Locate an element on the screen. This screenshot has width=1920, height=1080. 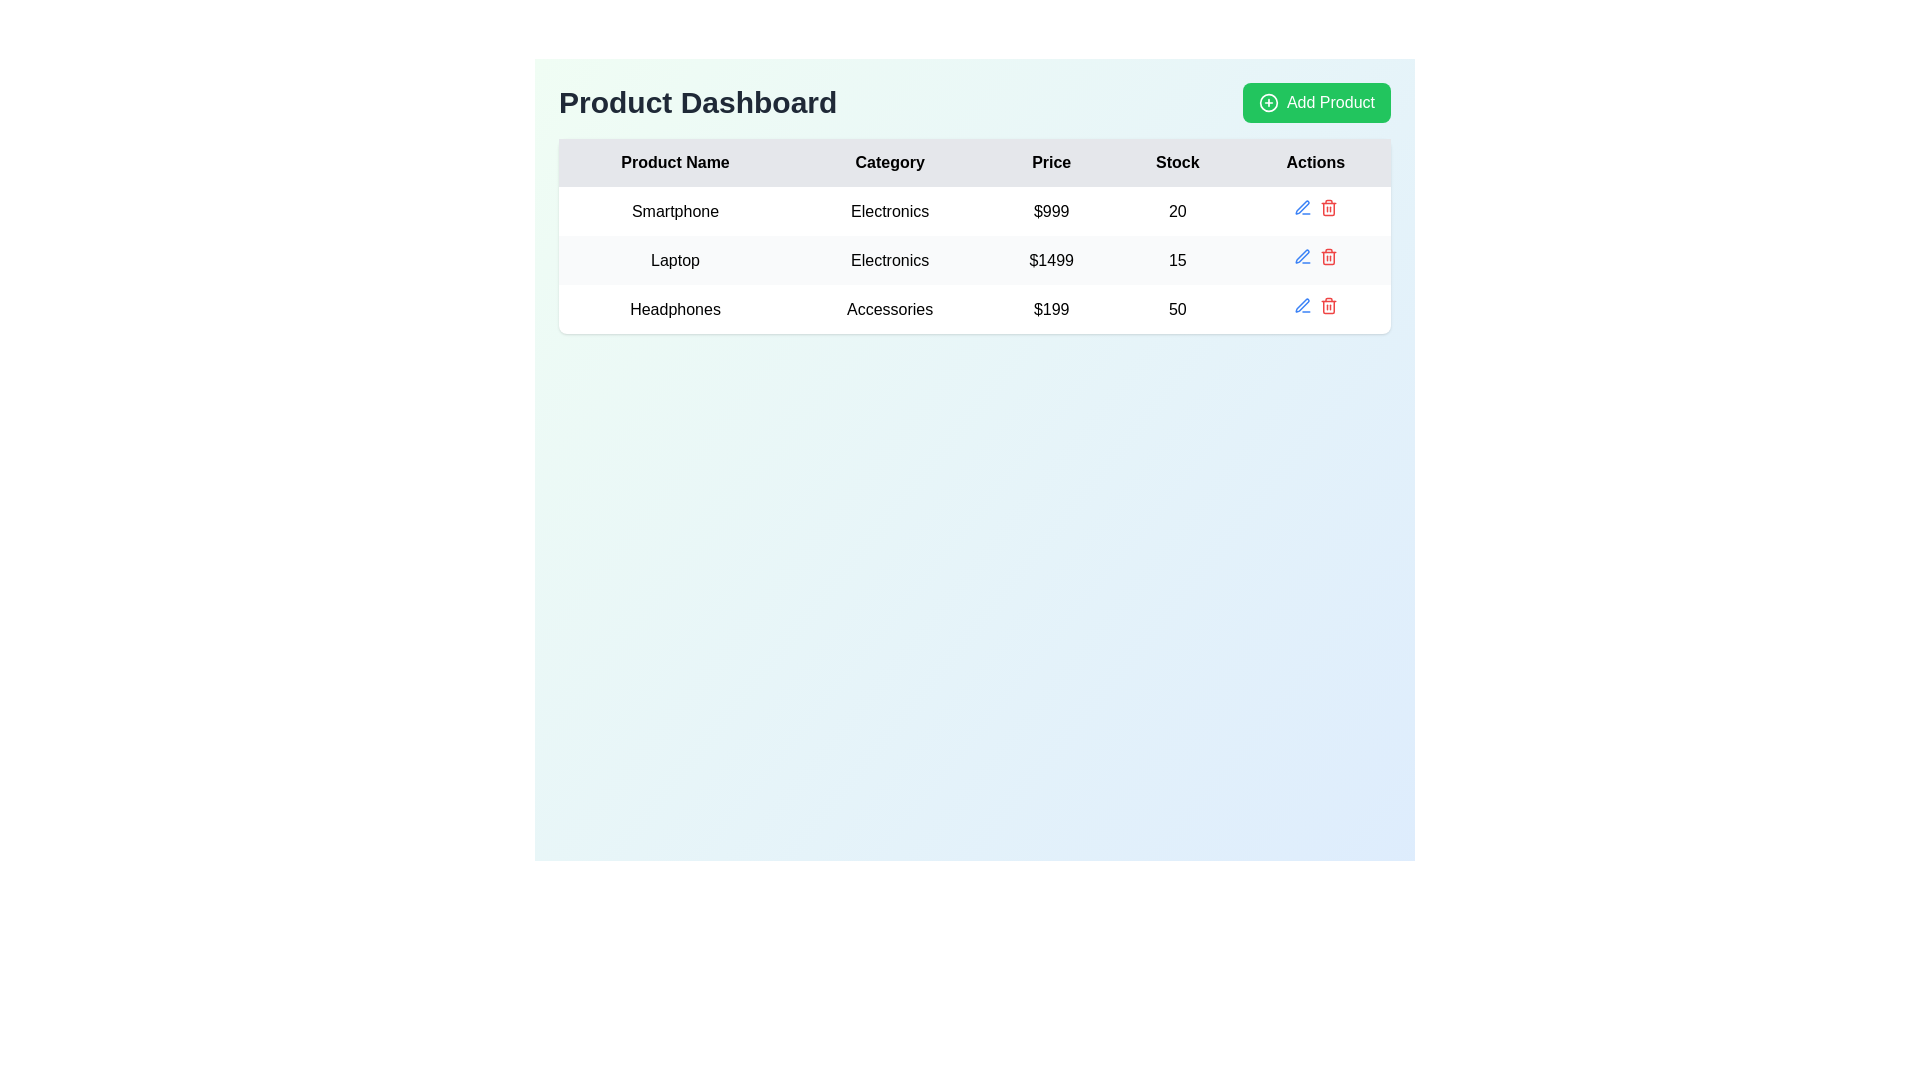
the text label displaying 'Accessories' located in the second cell of the 'Headphones' row under the 'Category' column in the tabular layout is located at coordinates (889, 309).